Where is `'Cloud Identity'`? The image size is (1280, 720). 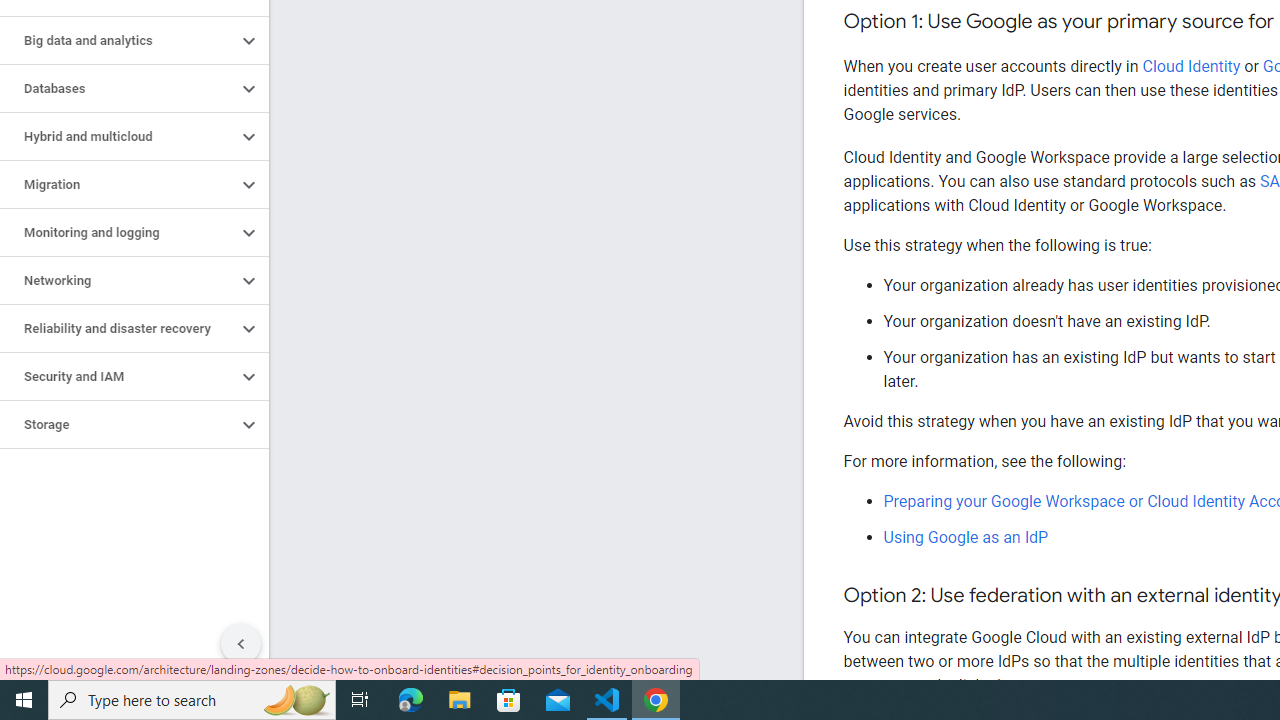 'Cloud Identity' is located at coordinates (1191, 65).